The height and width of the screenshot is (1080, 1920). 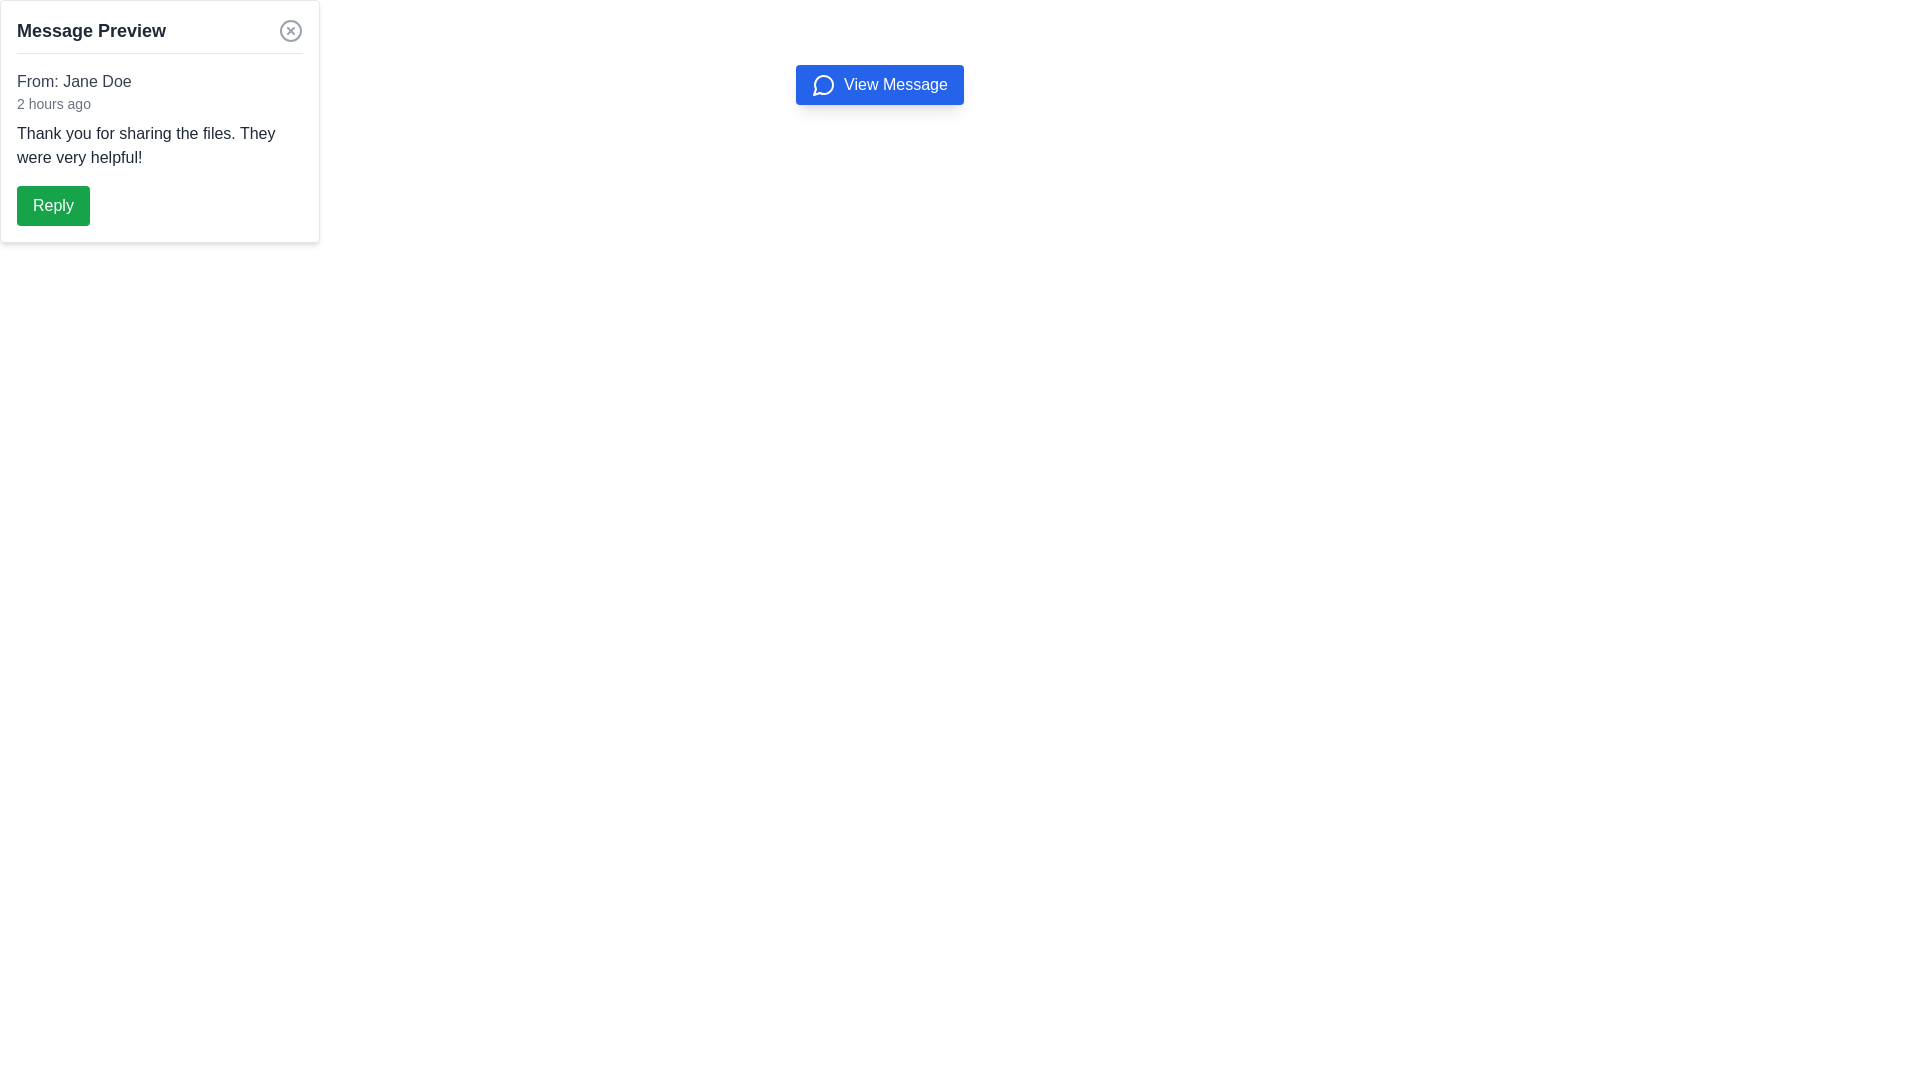 I want to click on the speech bubble icon located to the left of the 'View Message' button, which is centrally positioned near the top of the UI, so click(x=823, y=84).